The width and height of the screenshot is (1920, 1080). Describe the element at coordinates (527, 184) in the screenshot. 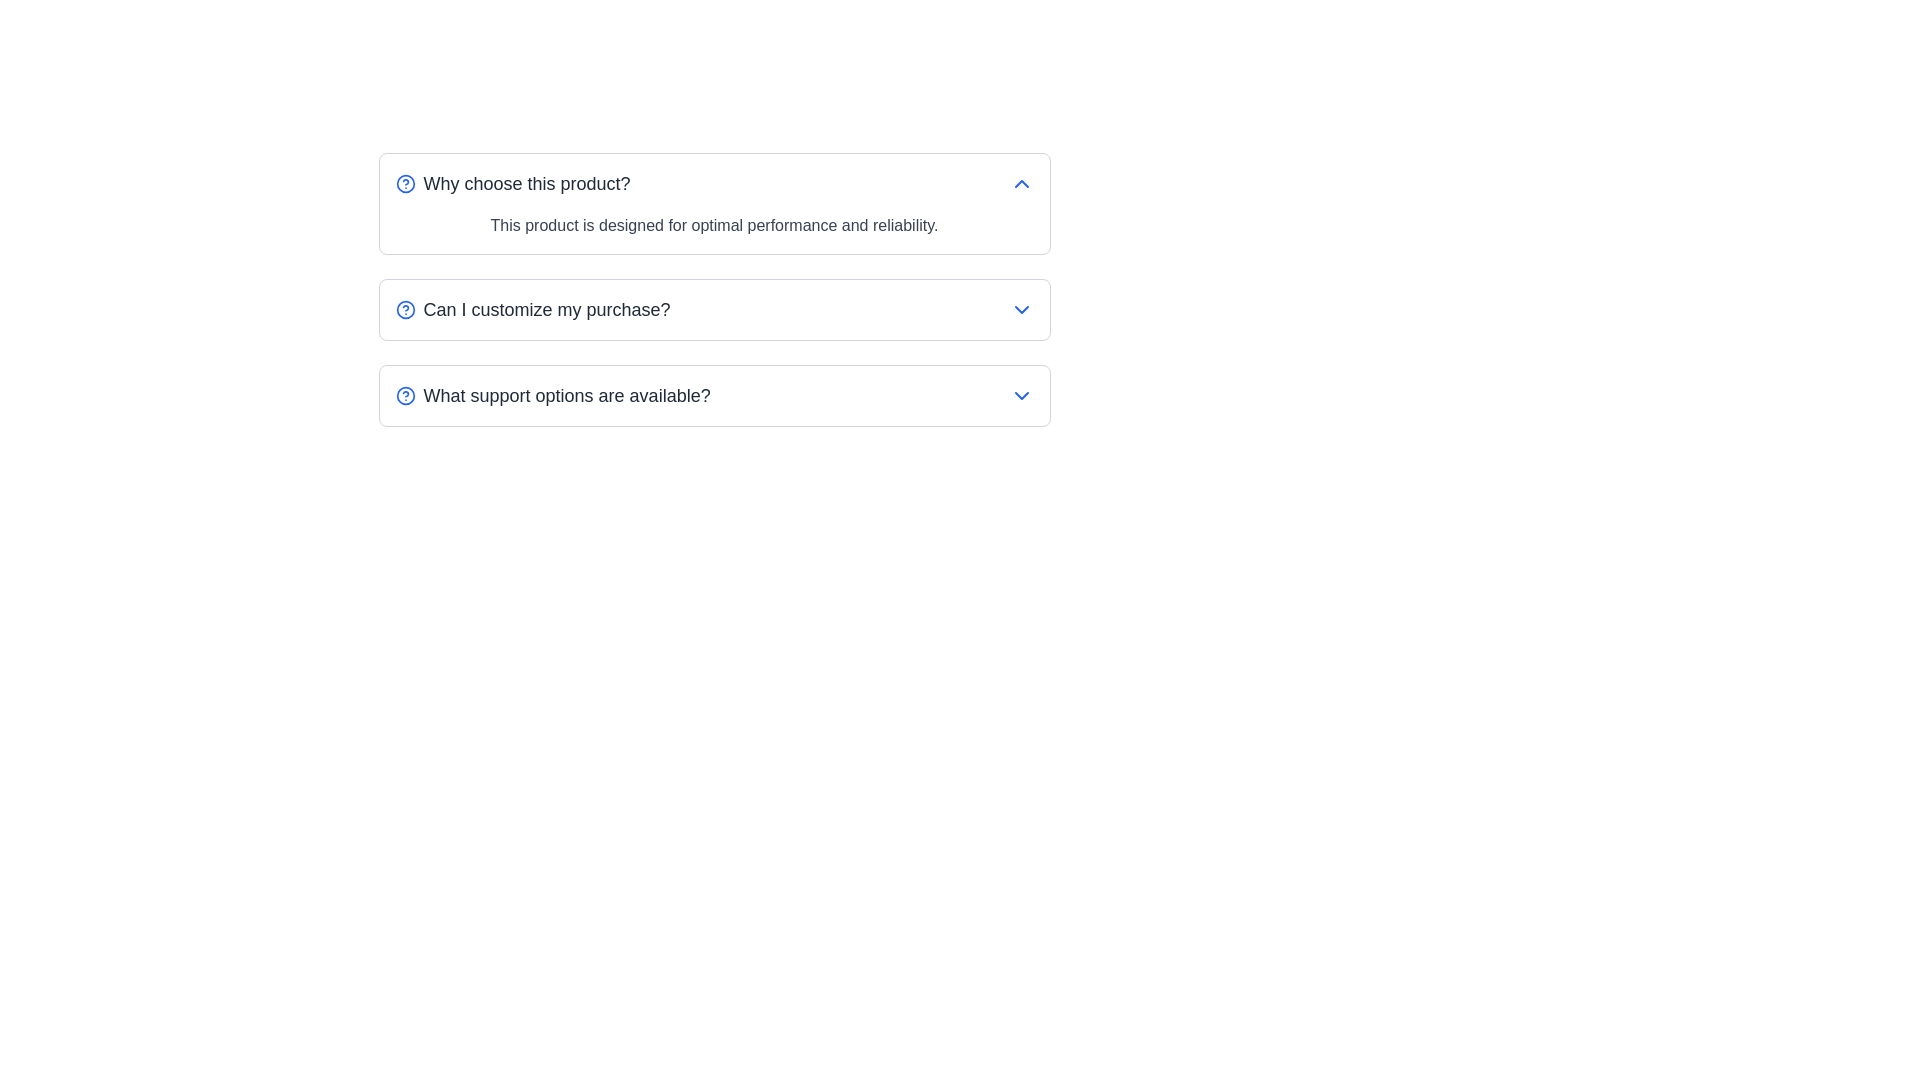

I see `the text label/header that reads 'Why choose this product?', which is styled in medium font weight and gray color, located next to the blue circular question icon` at that location.